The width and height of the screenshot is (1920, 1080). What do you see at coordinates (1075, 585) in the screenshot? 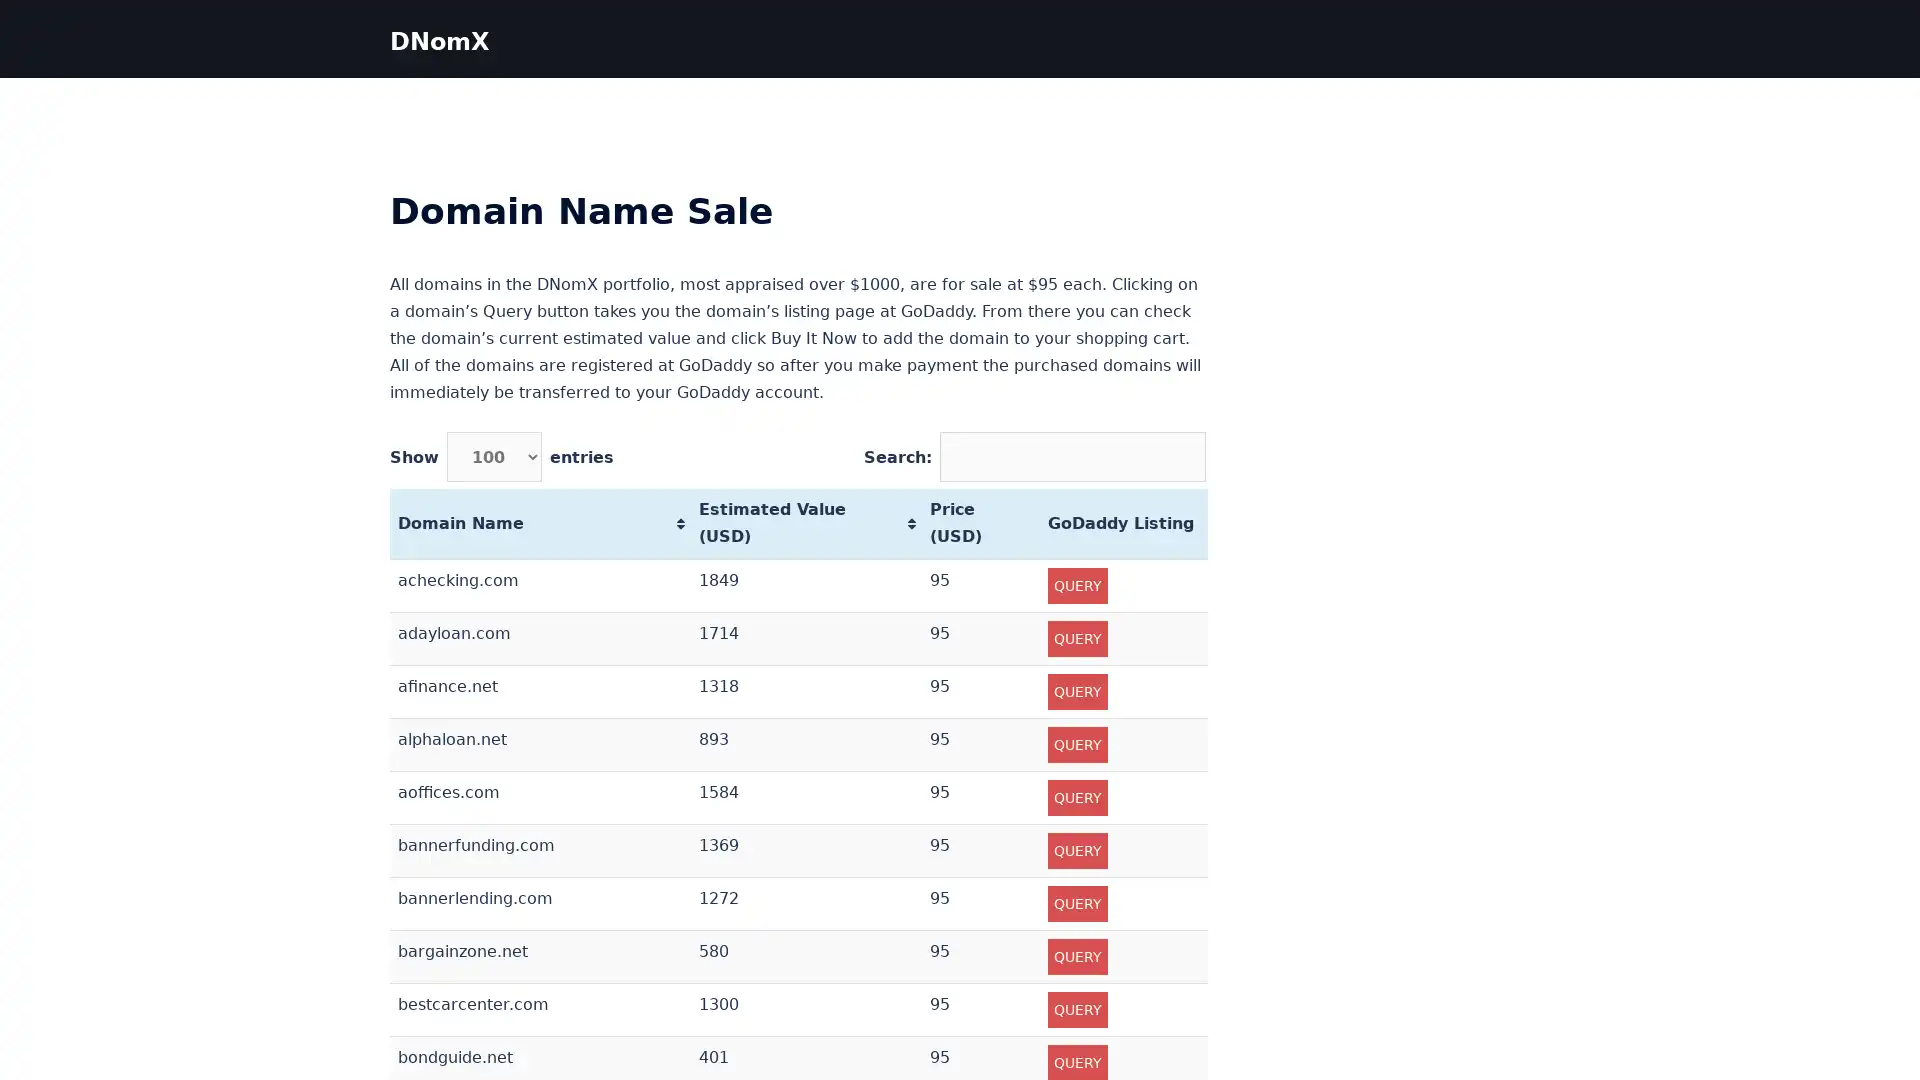
I see `QUERY` at bounding box center [1075, 585].